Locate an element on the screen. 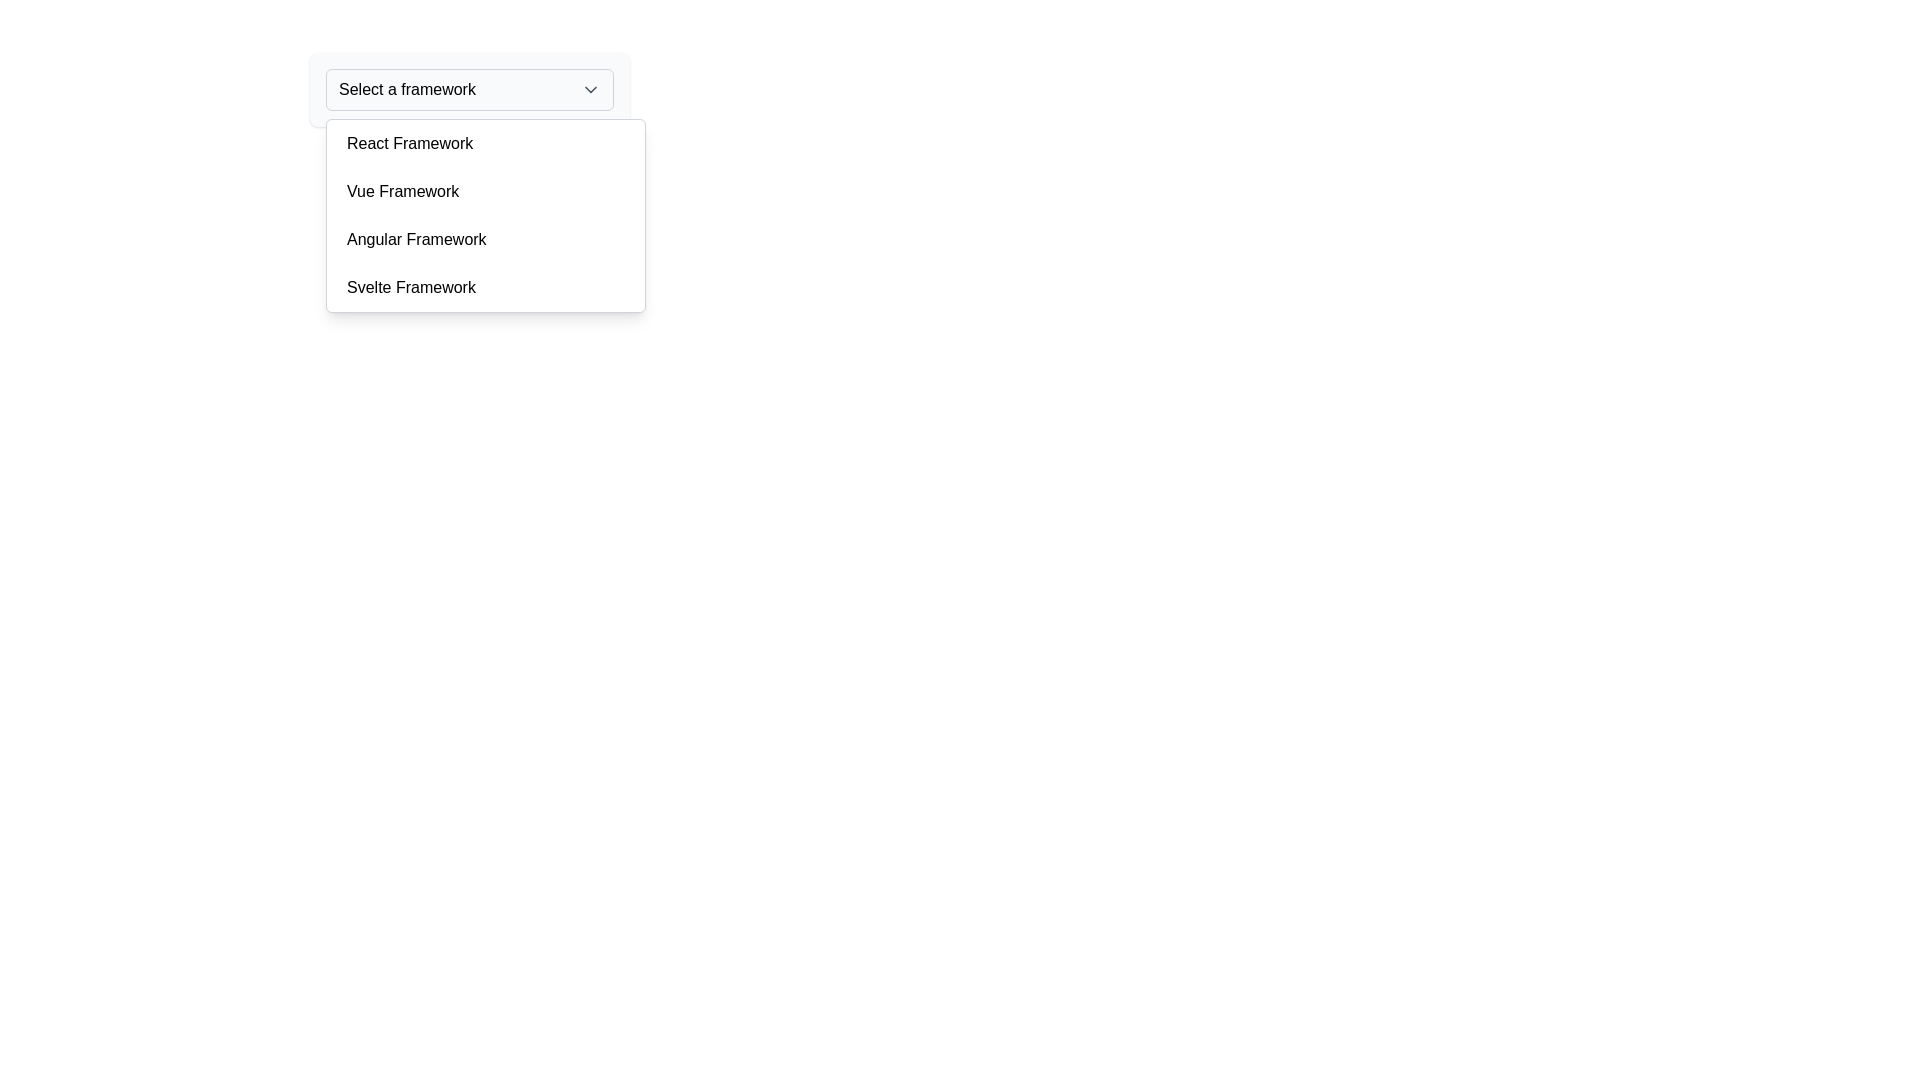 This screenshot has height=1080, width=1920. the dropdown option labeled 'Vue Framework', which is the second option in the dropdown list, positioned between 'React Framework' and 'Angular Framework' is located at coordinates (485, 192).